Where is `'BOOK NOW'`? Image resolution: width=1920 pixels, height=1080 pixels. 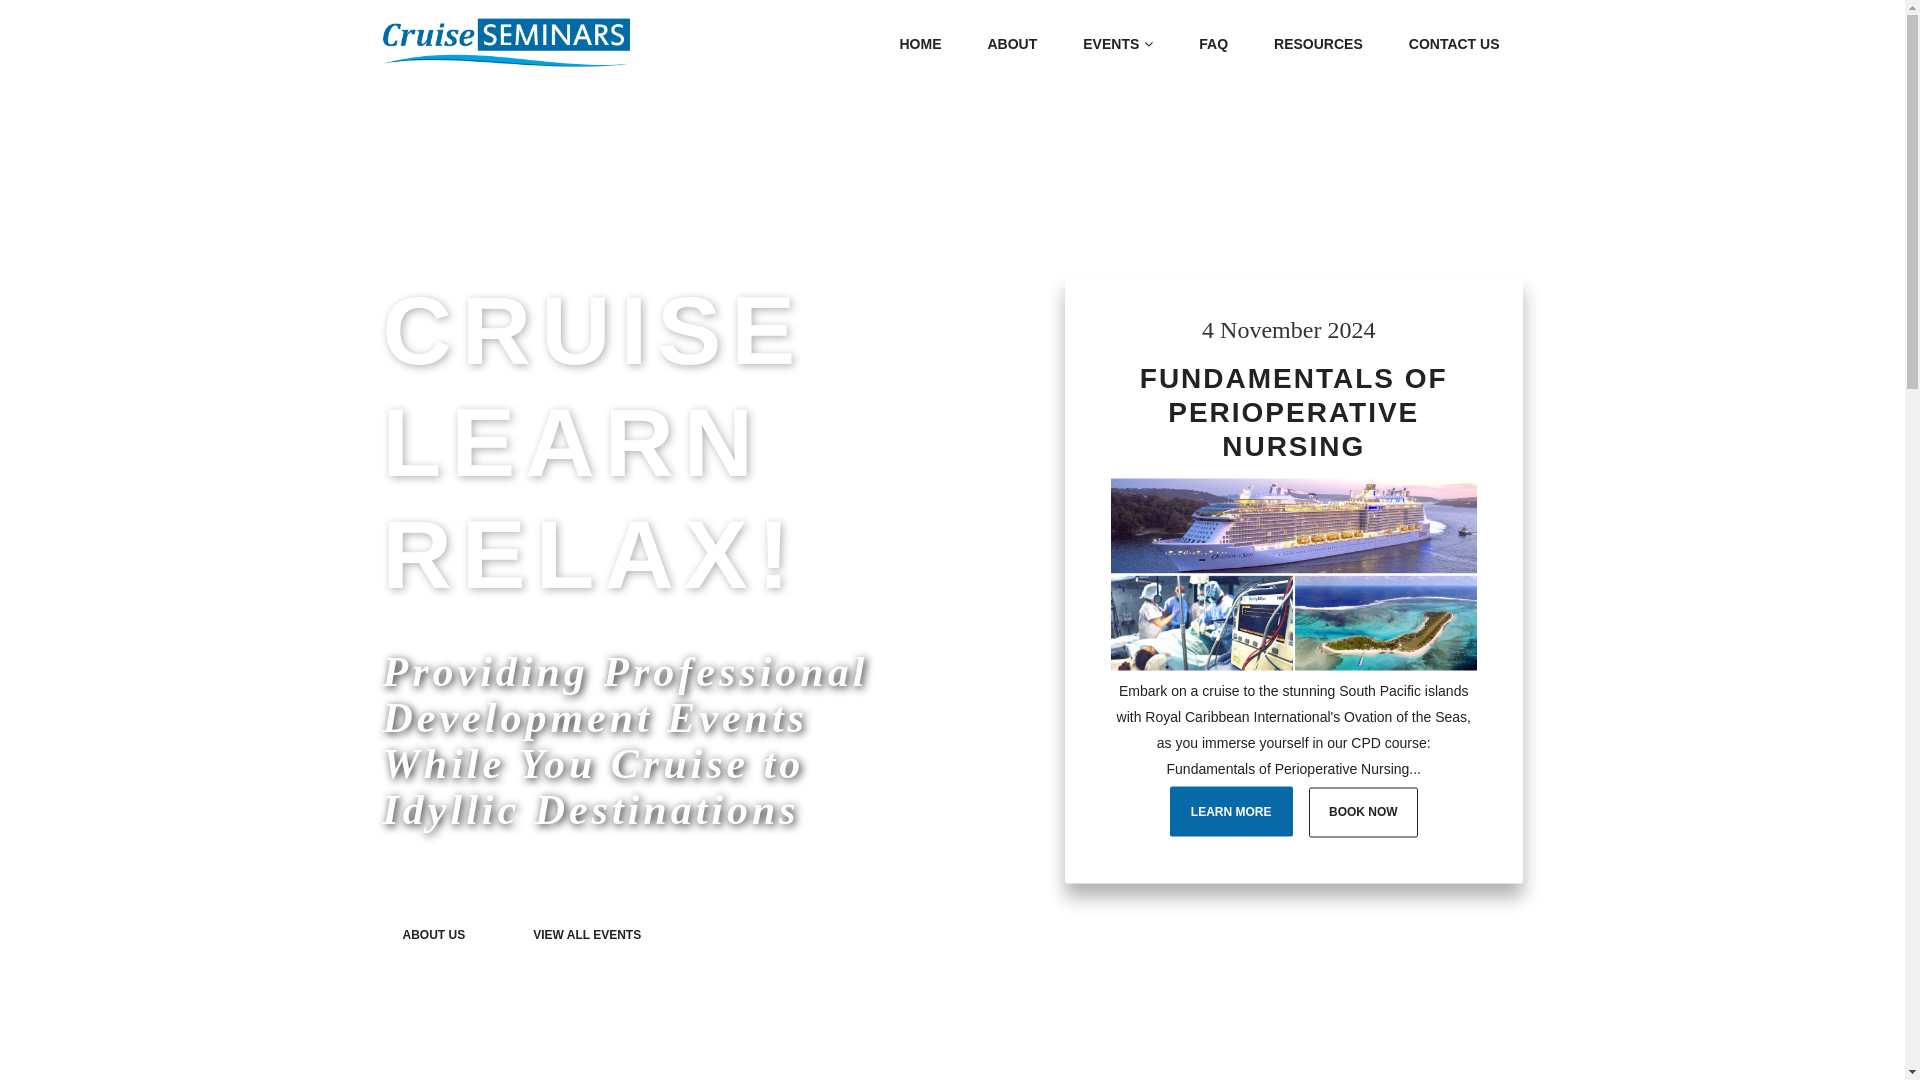
'BOOK NOW' is located at coordinates (1309, 812).